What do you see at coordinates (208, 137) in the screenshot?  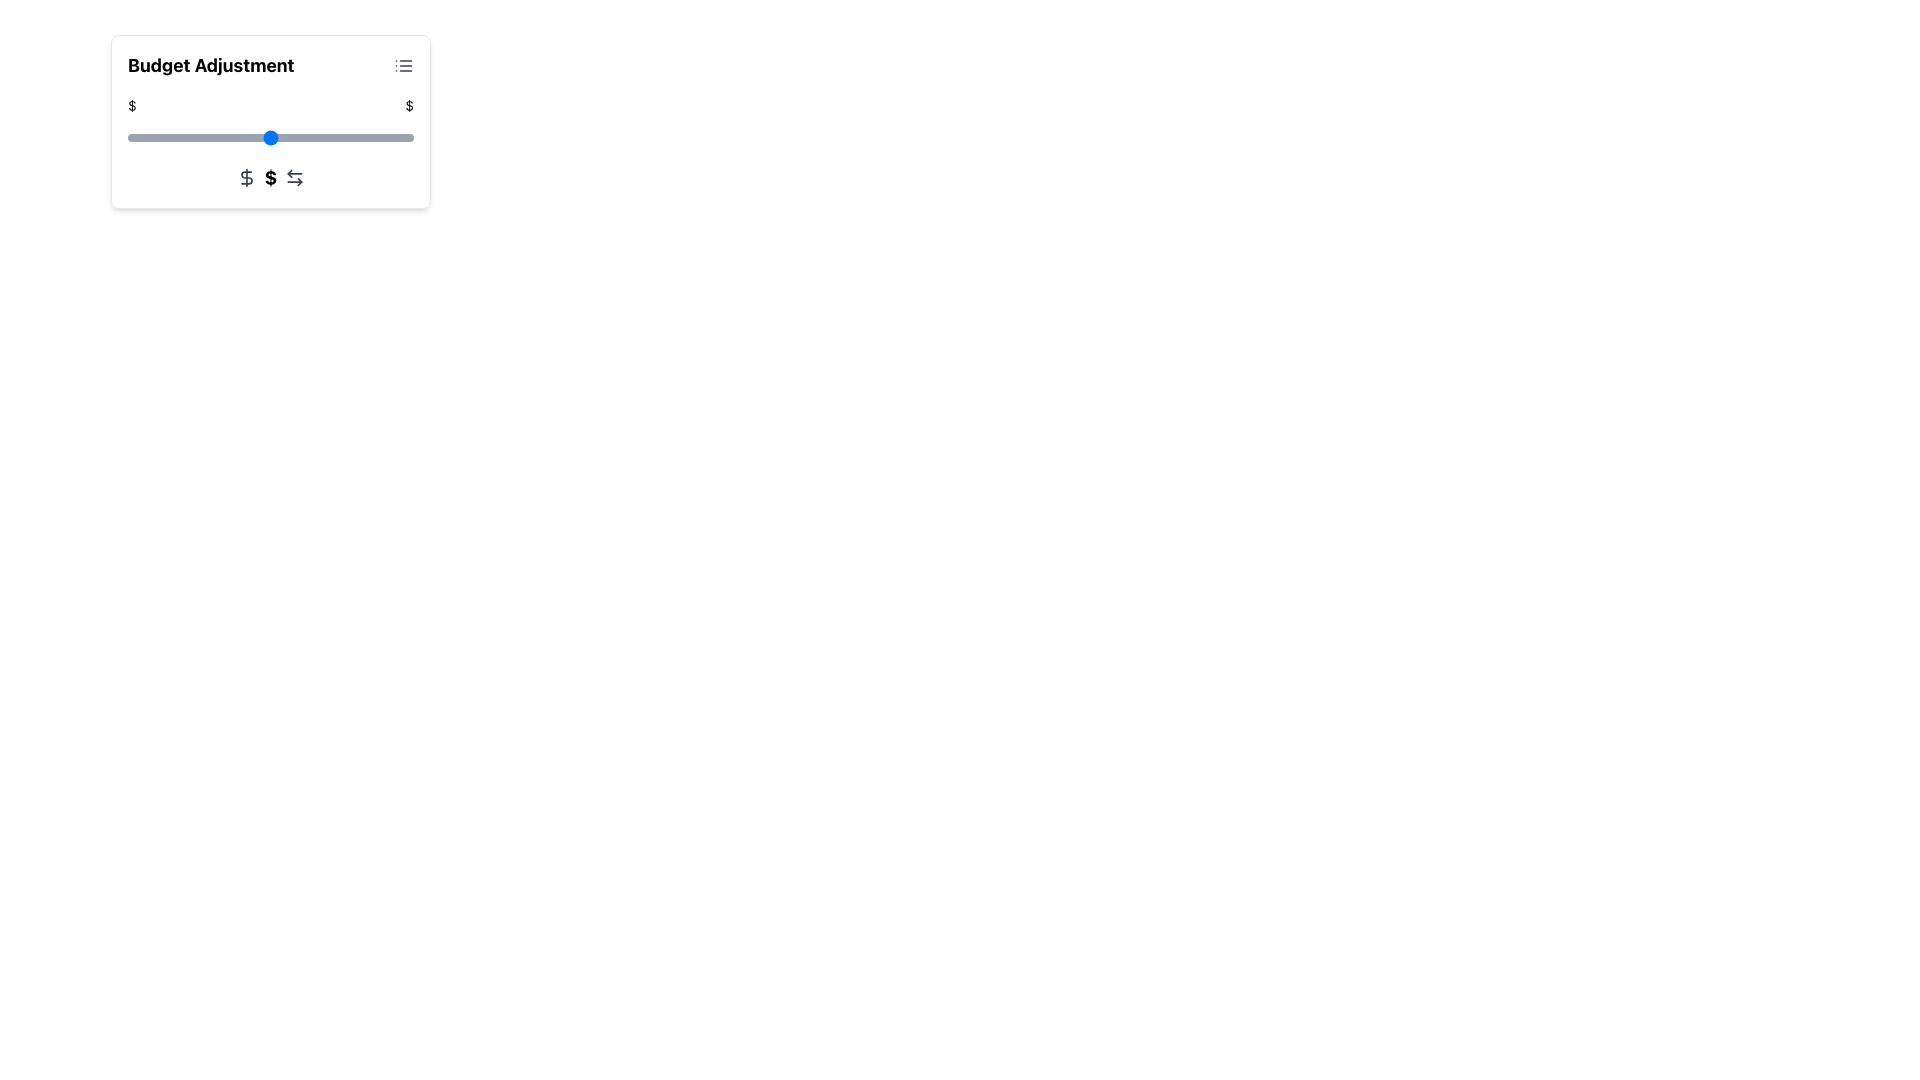 I see `the budget adjustment slider` at bounding box center [208, 137].